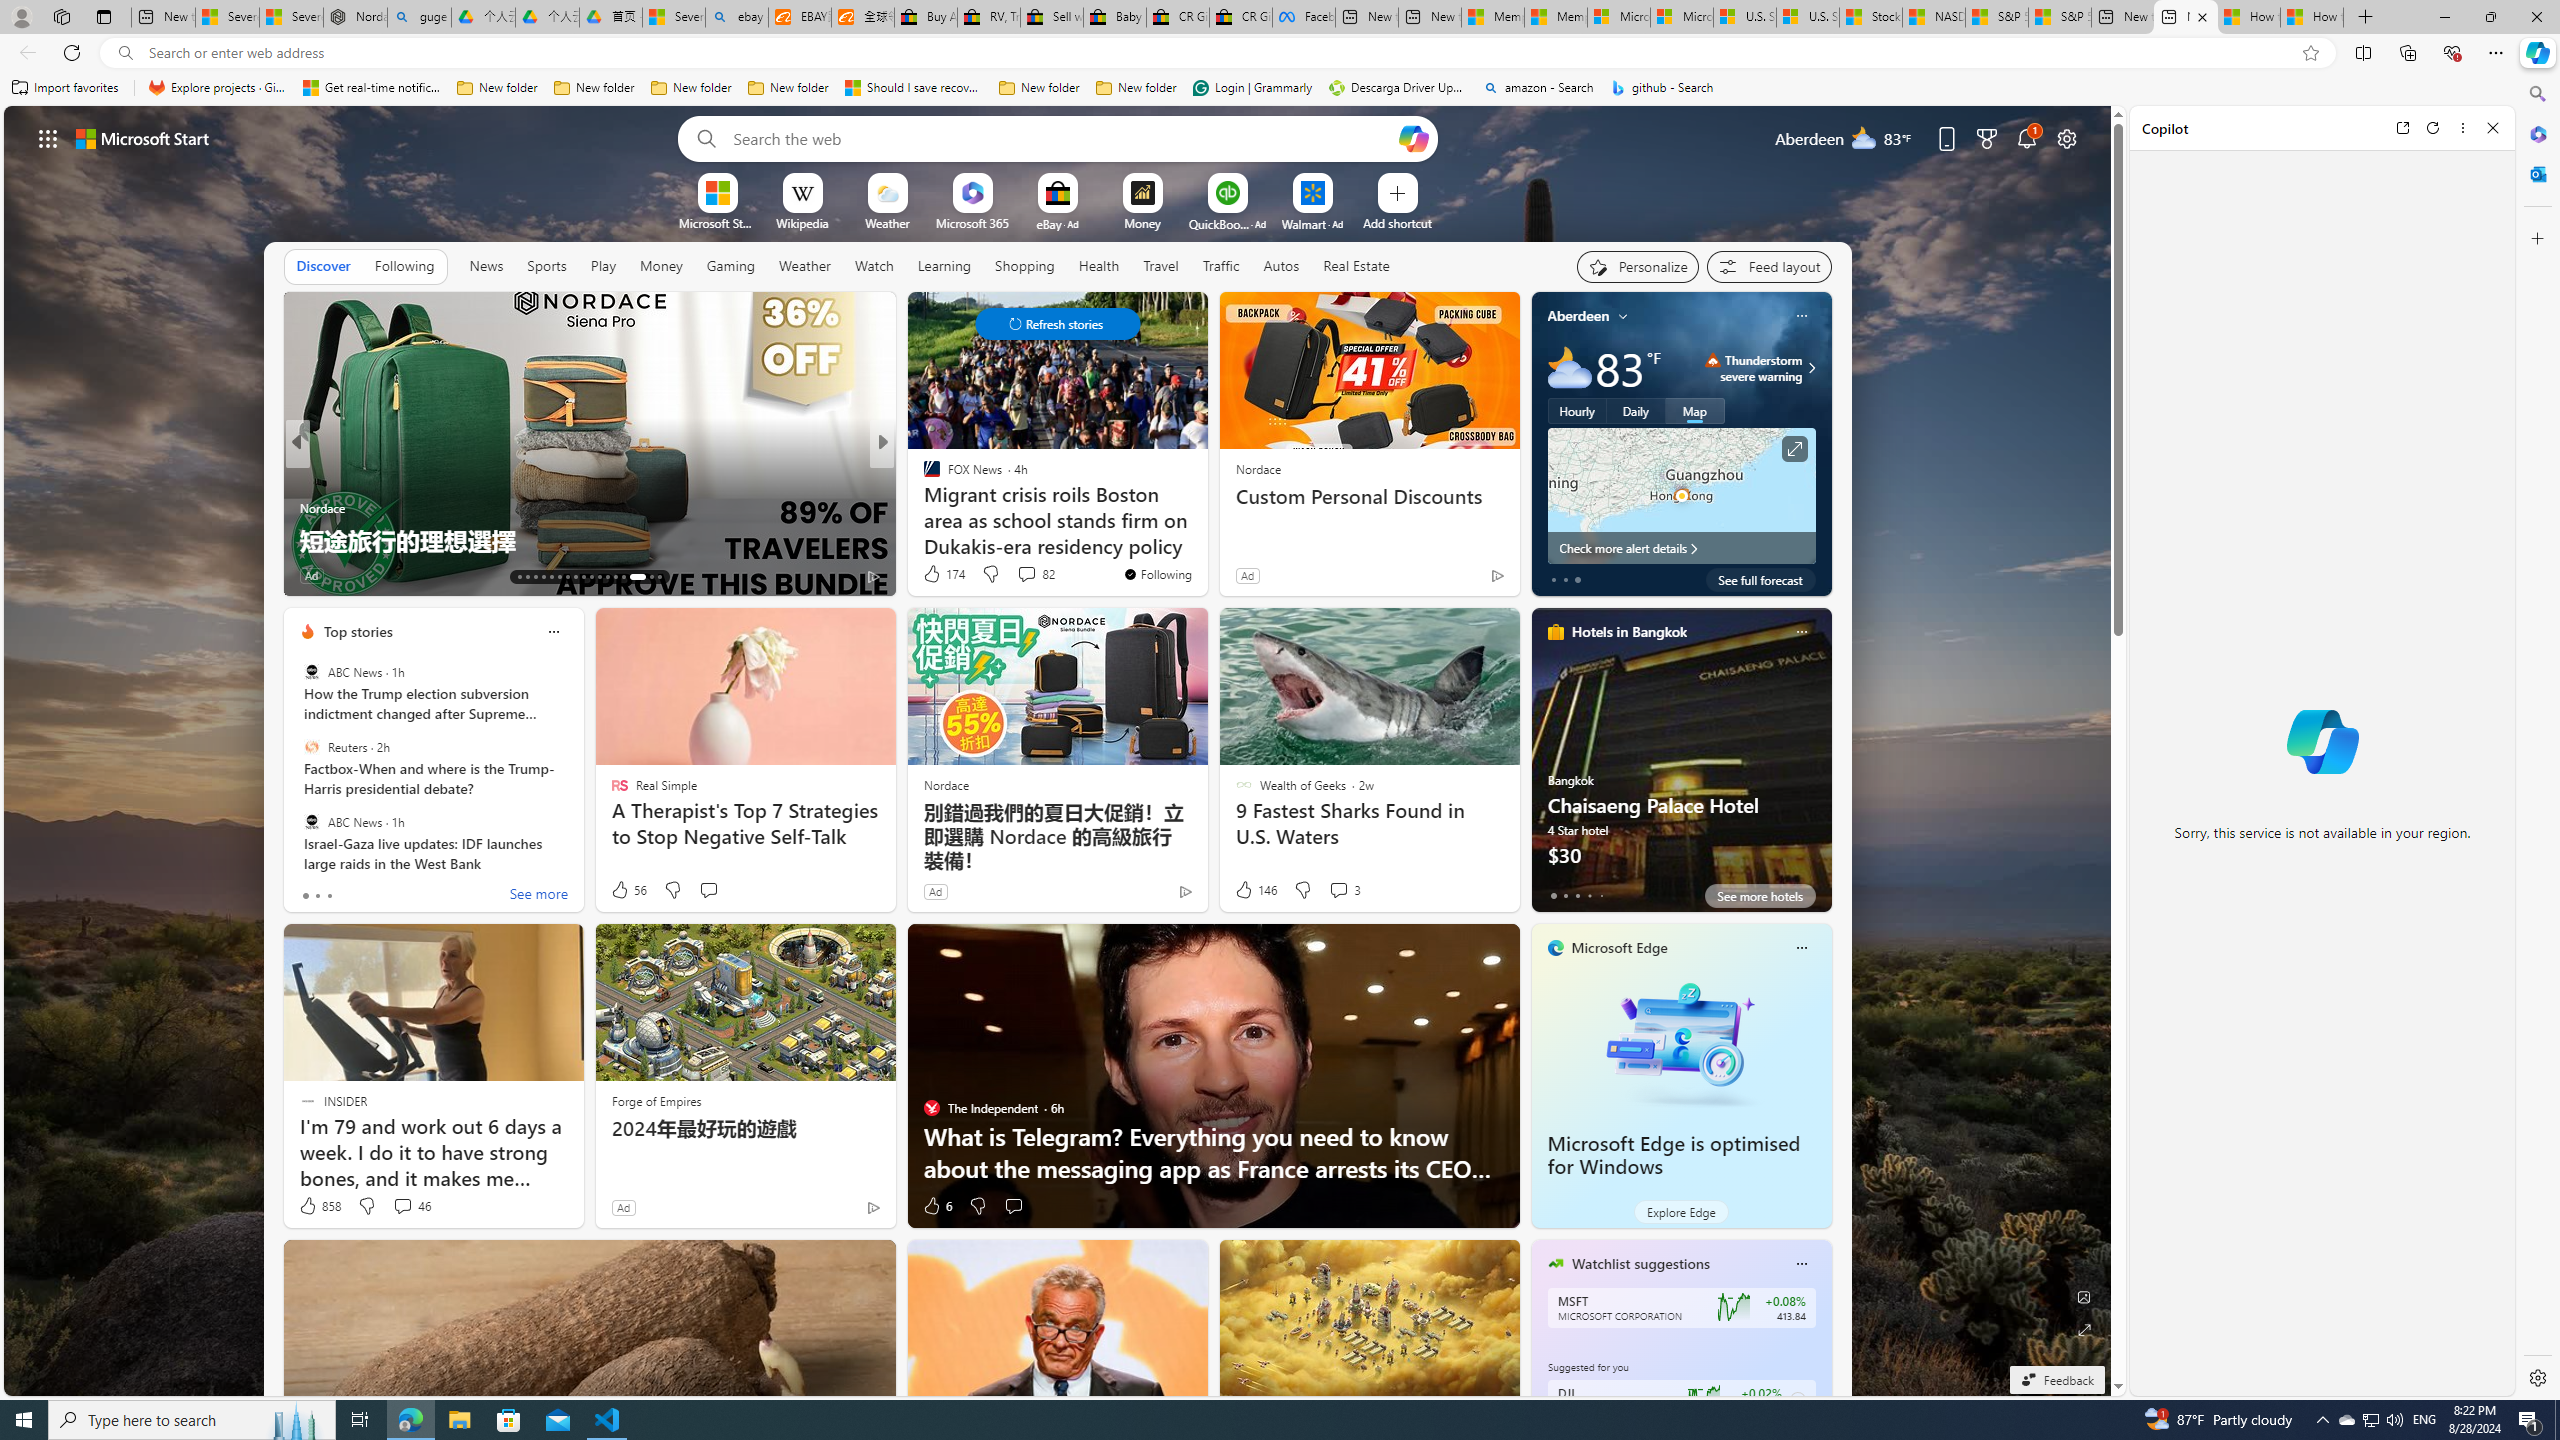 The image size is (2560, 1440). What do you see at coordinates (988, 16) in the screenshot?
I see `'RV, Trailer & Camper Steps & Ladders for sale | eBay'` at bounding box center [988, 16].